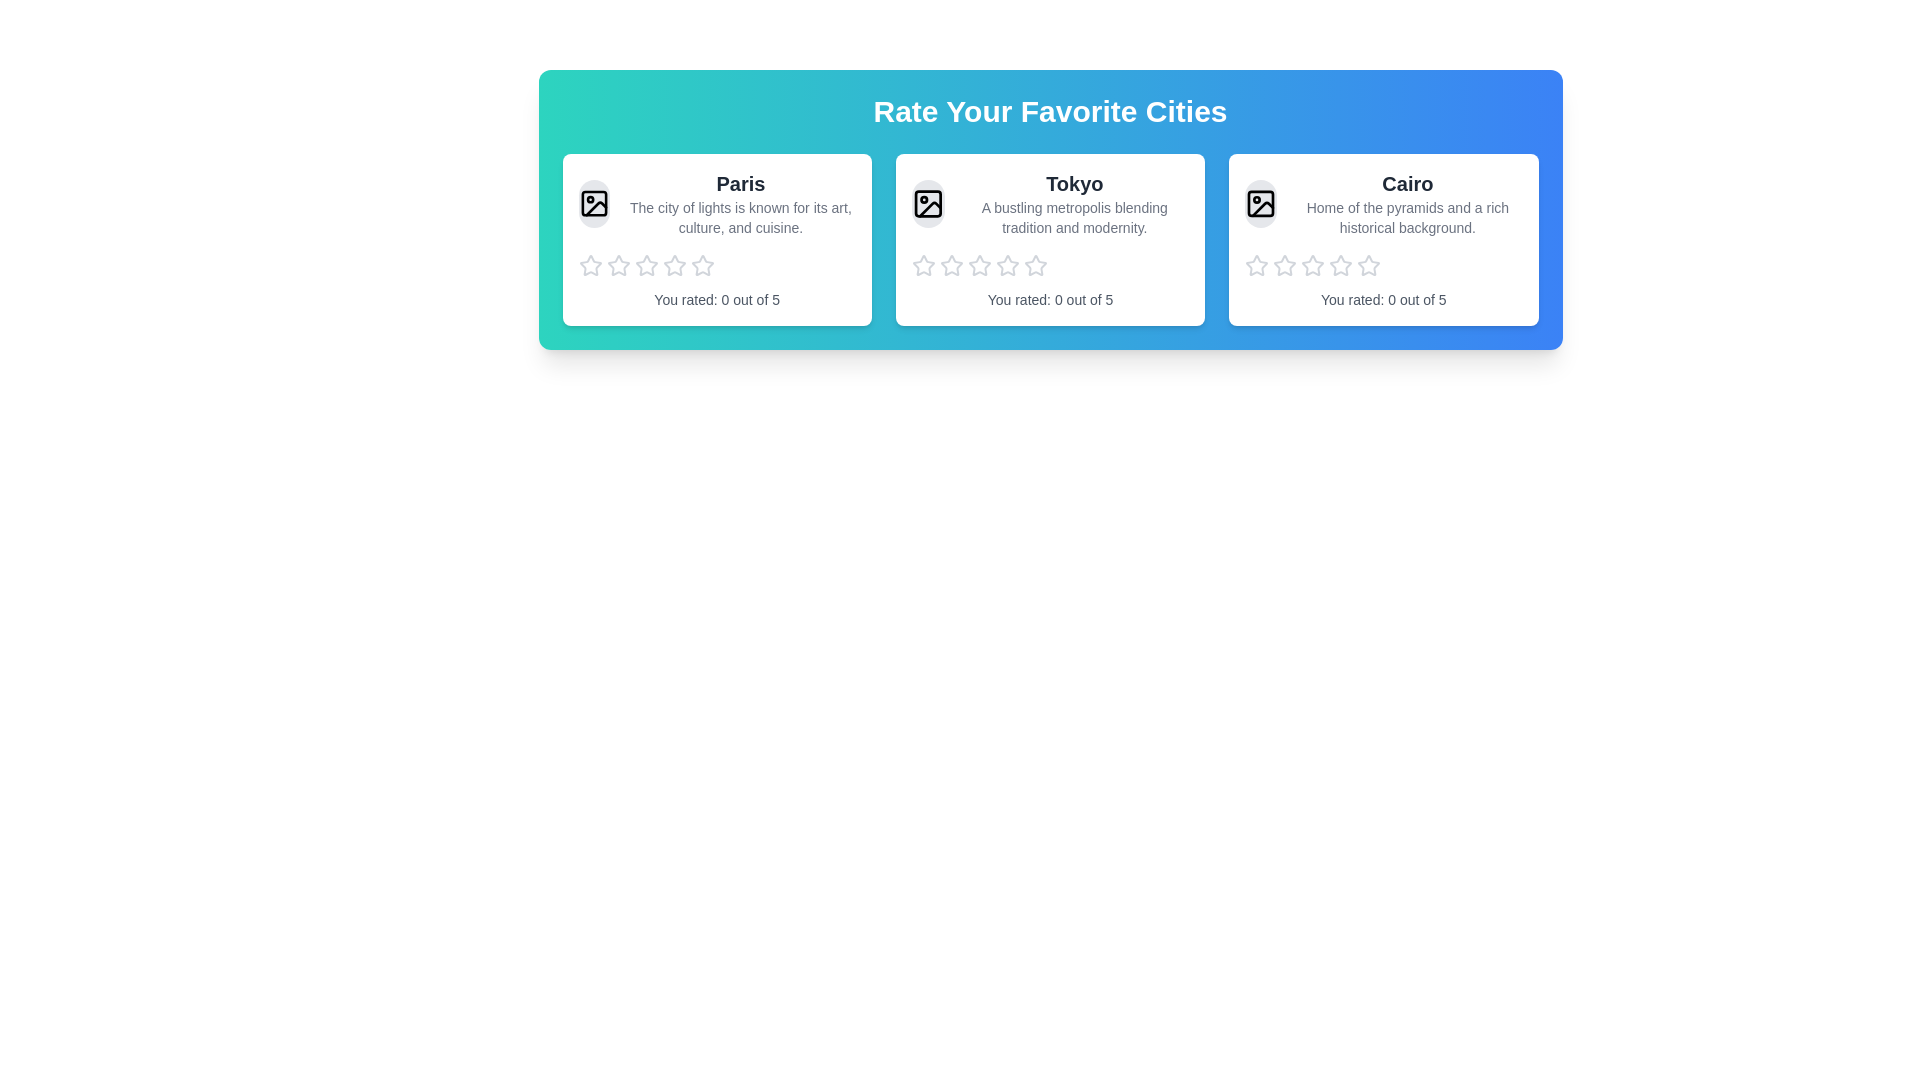  I want to click on the first star in the rating mechanism located under the title 'Paris' in the 'Rate Your Favorite Cities' interface, so click(589, 265).